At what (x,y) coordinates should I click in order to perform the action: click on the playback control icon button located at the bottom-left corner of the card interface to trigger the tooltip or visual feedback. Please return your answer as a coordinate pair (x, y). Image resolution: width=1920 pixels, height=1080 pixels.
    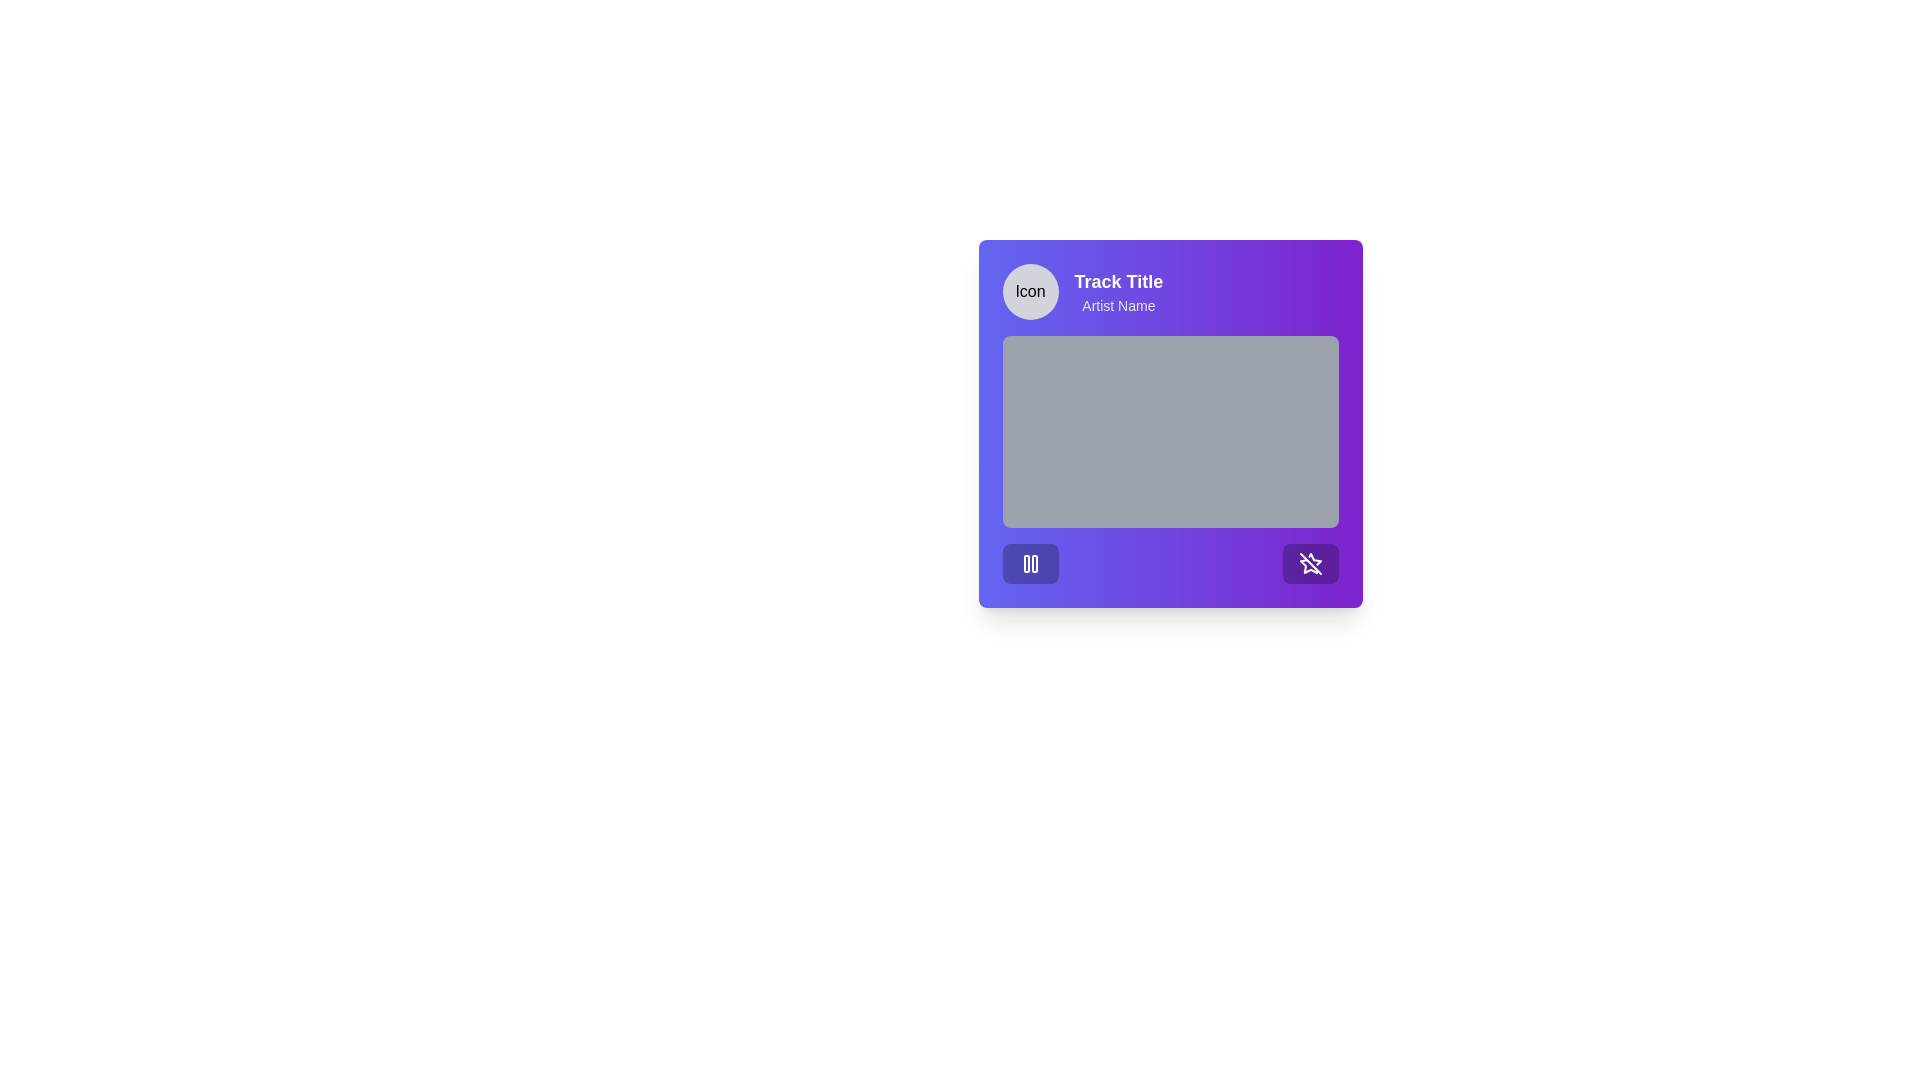
    Looking at the image, I should click on (1030, 563).